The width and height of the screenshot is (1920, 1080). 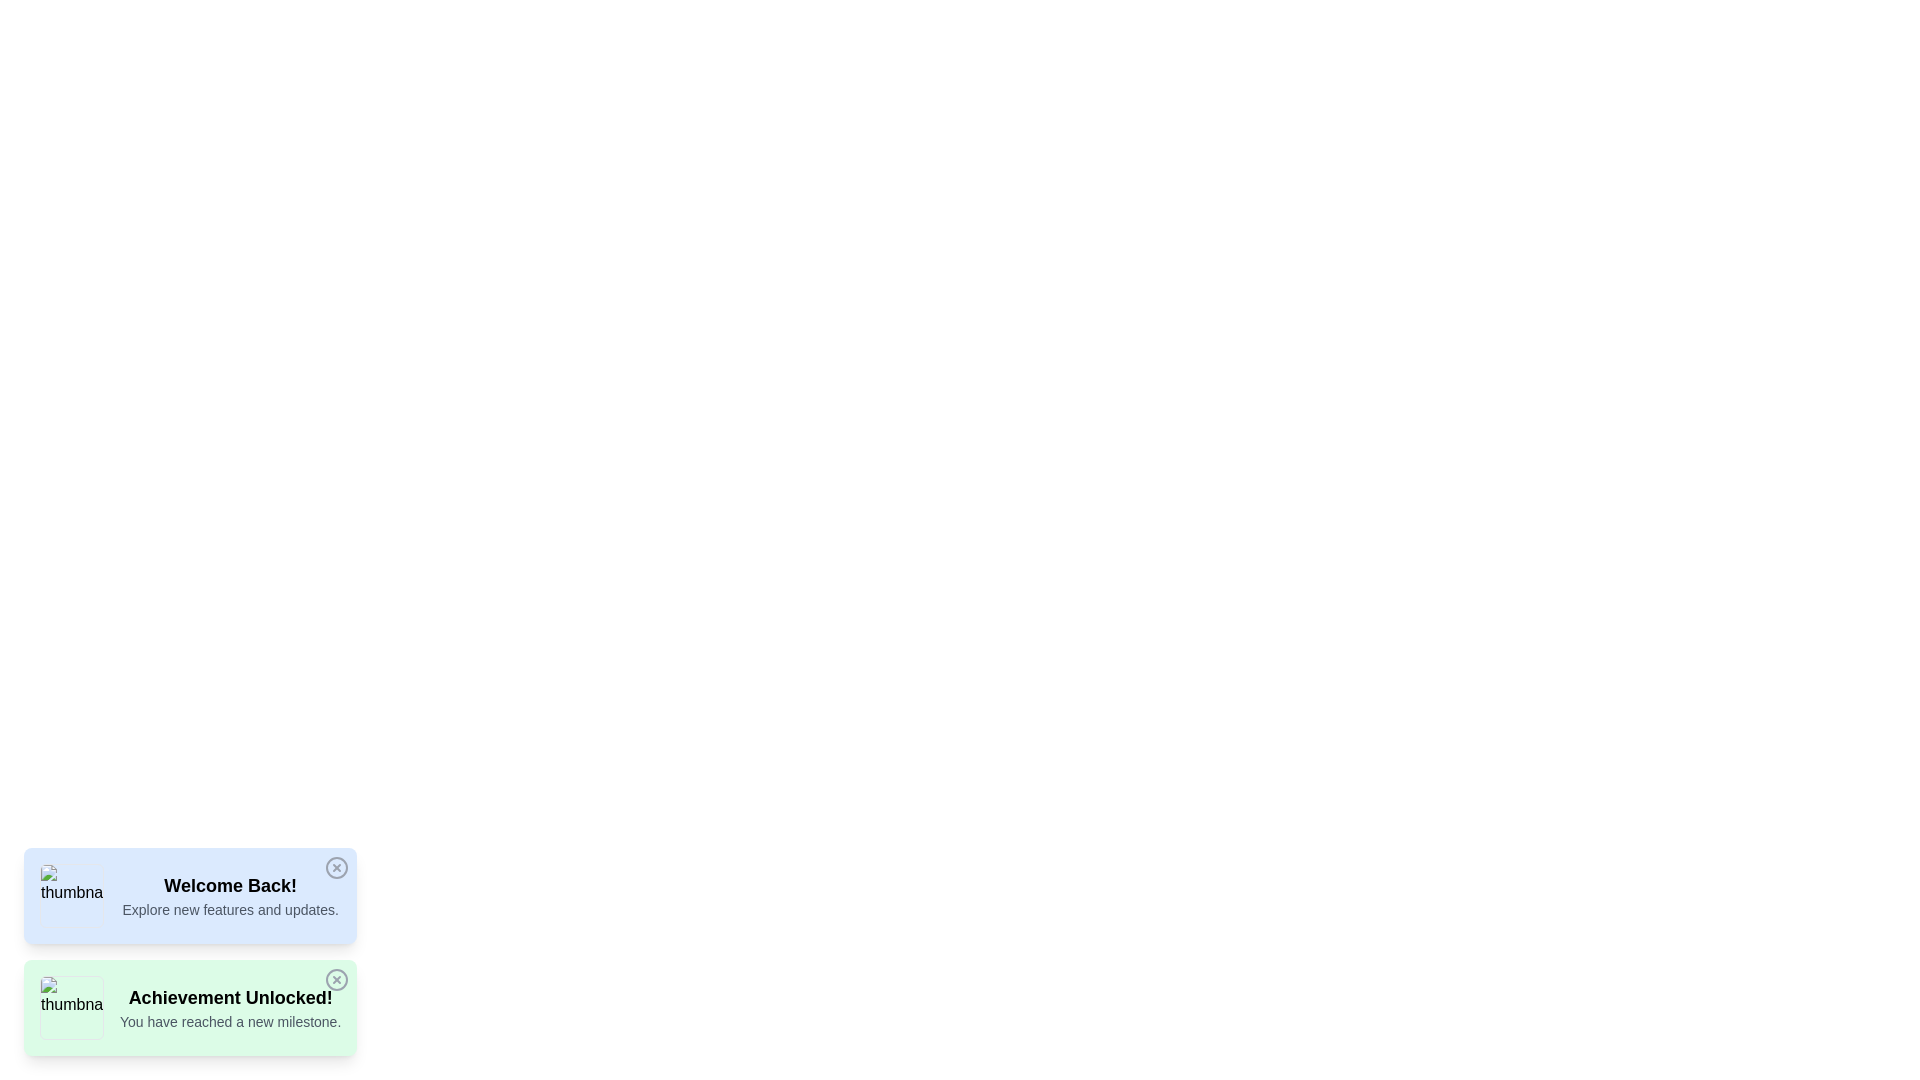 What do you see at coordinates (72, 894) in the screenshot?
I see `the thumbnail associated with the notification Welcome Back!` at bounding box center [72, 894].